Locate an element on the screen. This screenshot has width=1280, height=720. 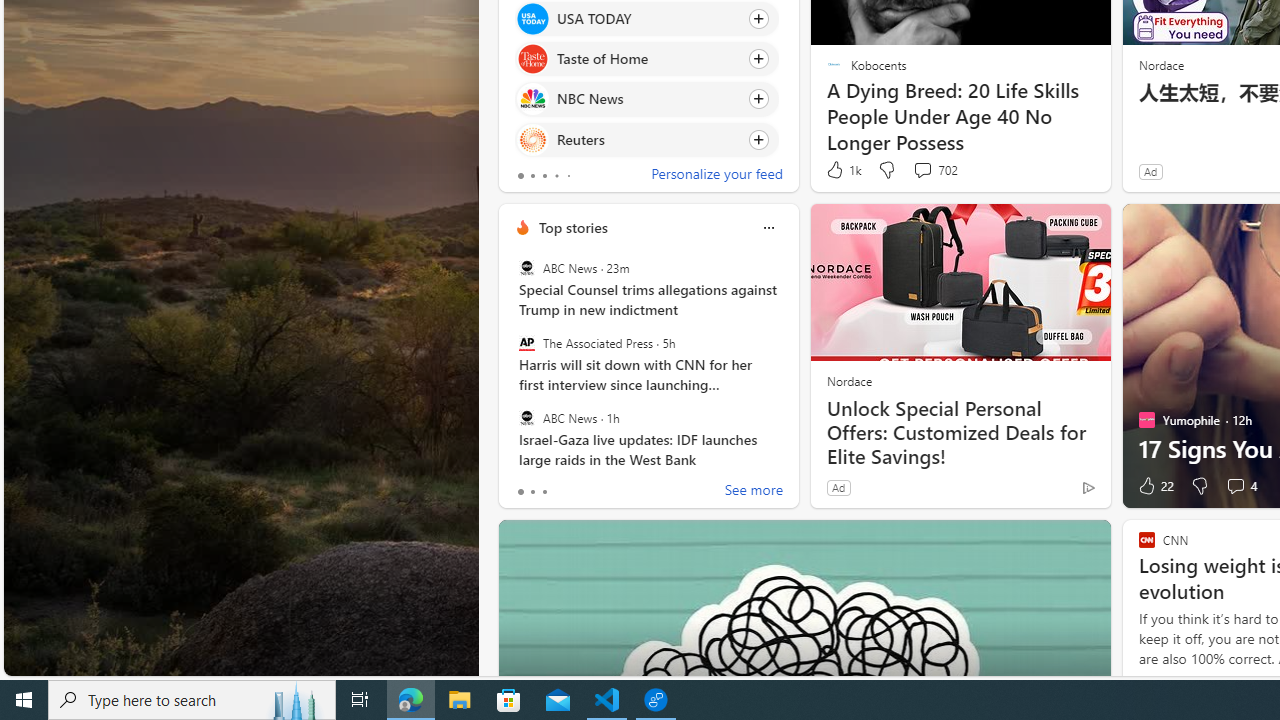
'Dislike' is located at coordinates (1200, 486).